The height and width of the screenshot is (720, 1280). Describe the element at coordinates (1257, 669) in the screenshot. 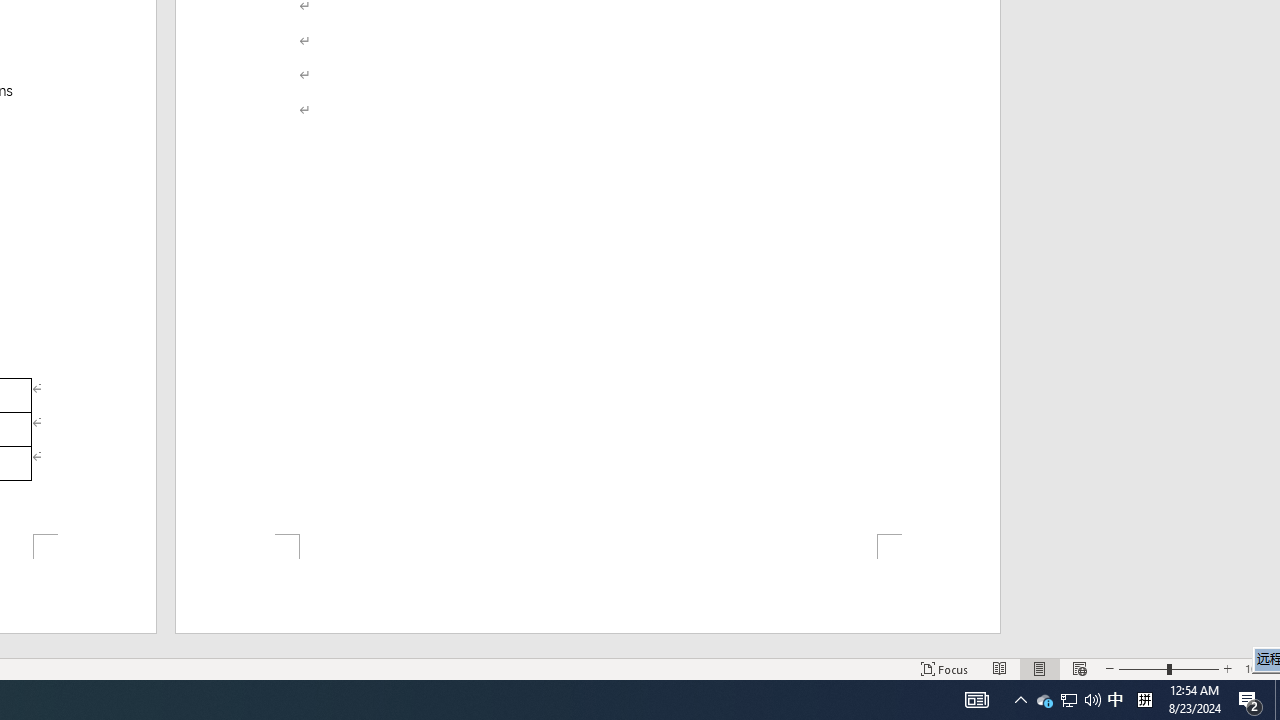

I see `'Zoom 104%'` at that location.